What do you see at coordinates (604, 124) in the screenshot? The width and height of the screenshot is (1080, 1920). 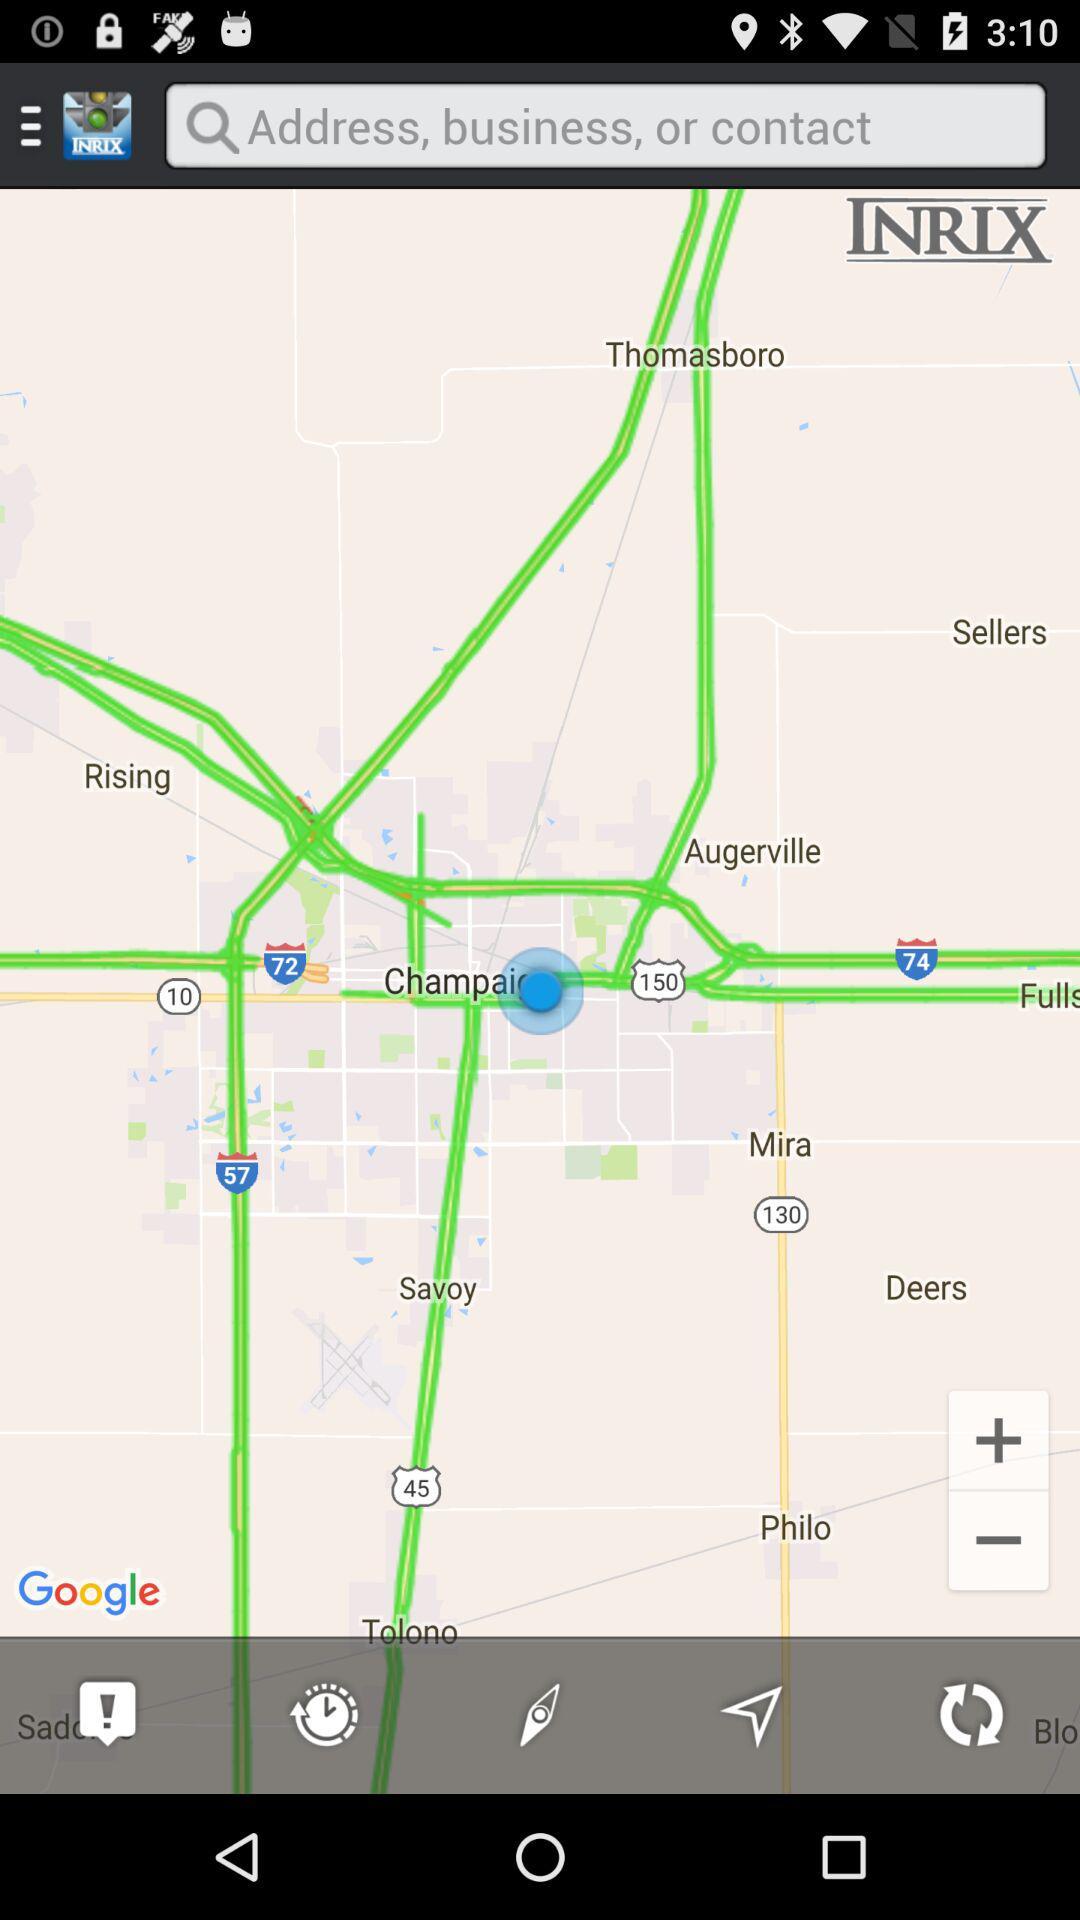 I see `search` at bounding box center [604, 124].